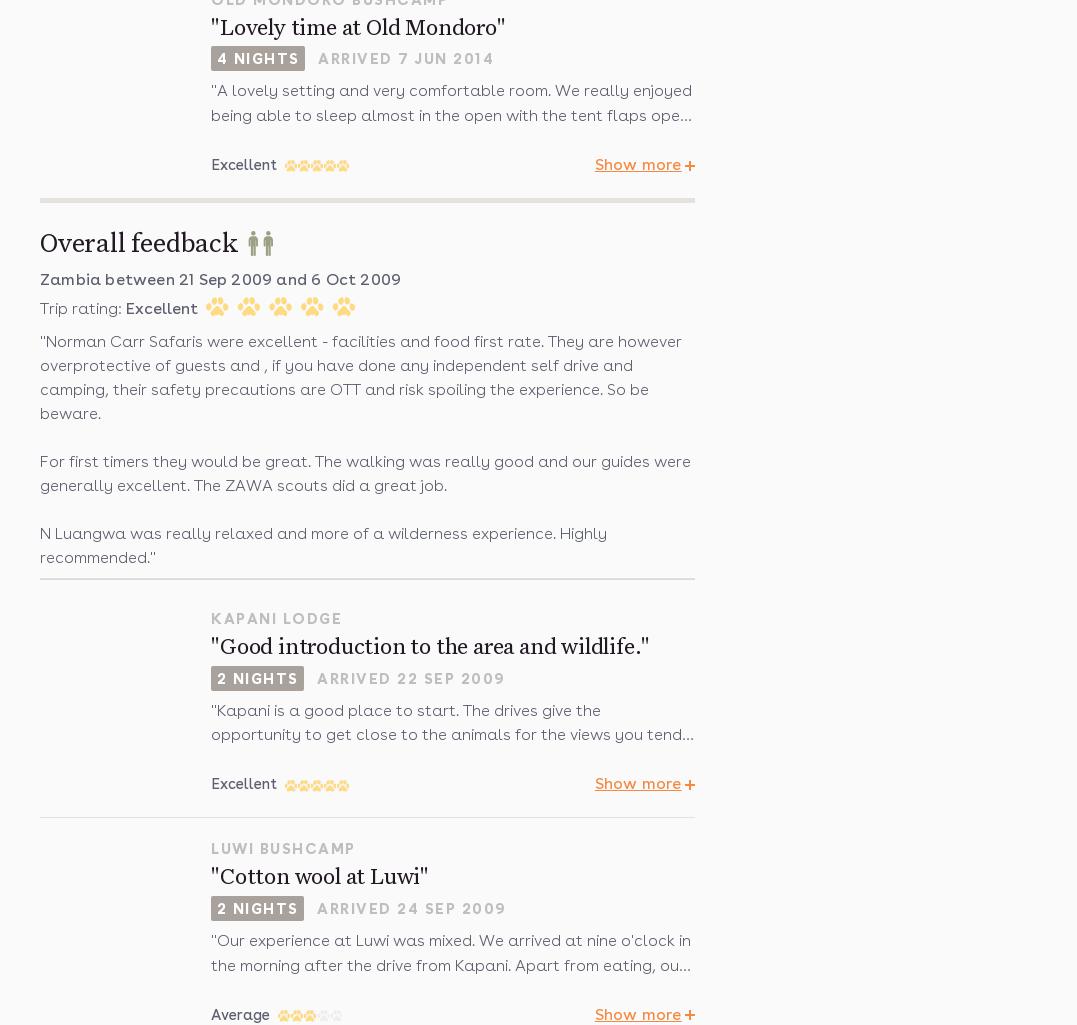 The width and height of the screenshot is (1077, 1025). What do you see at coordinates (82, 308) in the screenshot?
I see `'Trip rating:'` at bounding box center [82, 308].